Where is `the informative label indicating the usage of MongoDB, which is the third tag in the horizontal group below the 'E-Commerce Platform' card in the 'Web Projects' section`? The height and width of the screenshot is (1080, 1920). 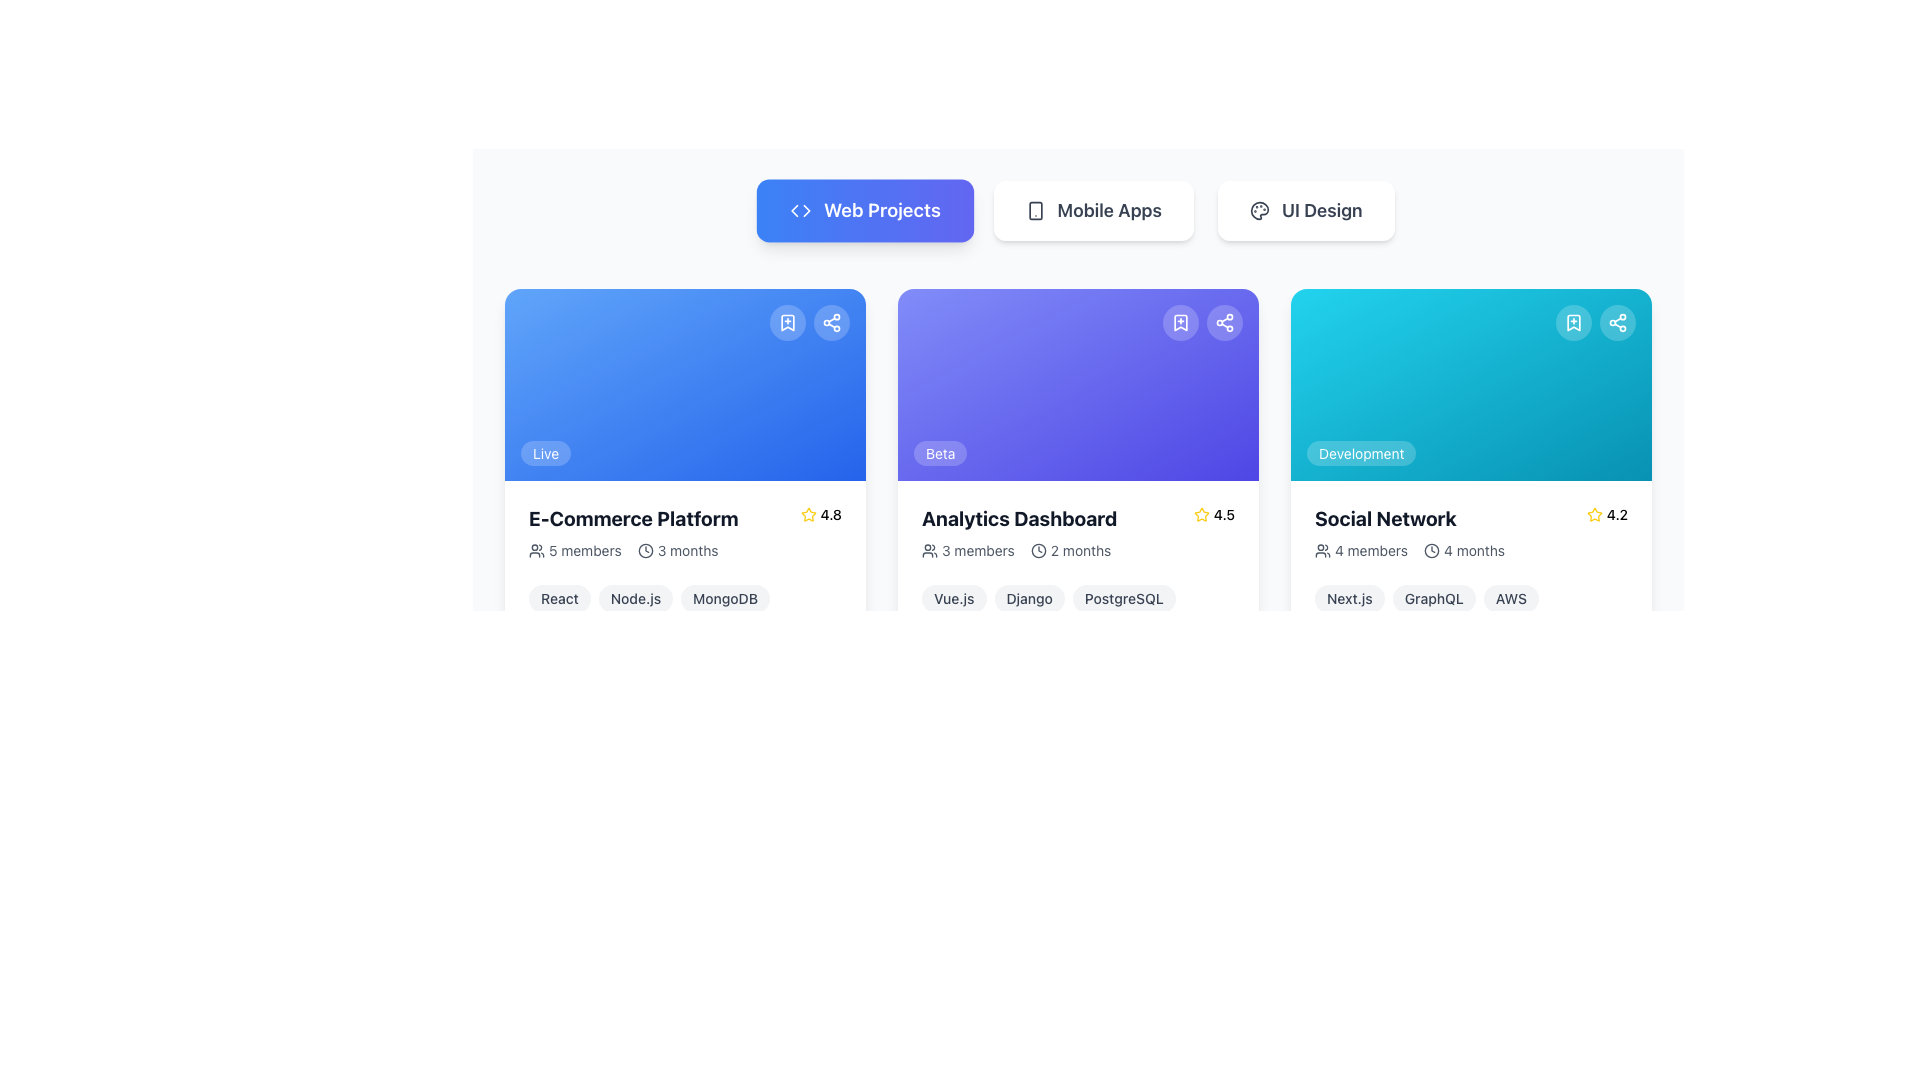
the informative label indicating the usage of MongoDB, which is the third tag in the horizontal group below the 'E-Commerce Platform' card in the 'Web Projects' section is located at coordinates (724, 597).